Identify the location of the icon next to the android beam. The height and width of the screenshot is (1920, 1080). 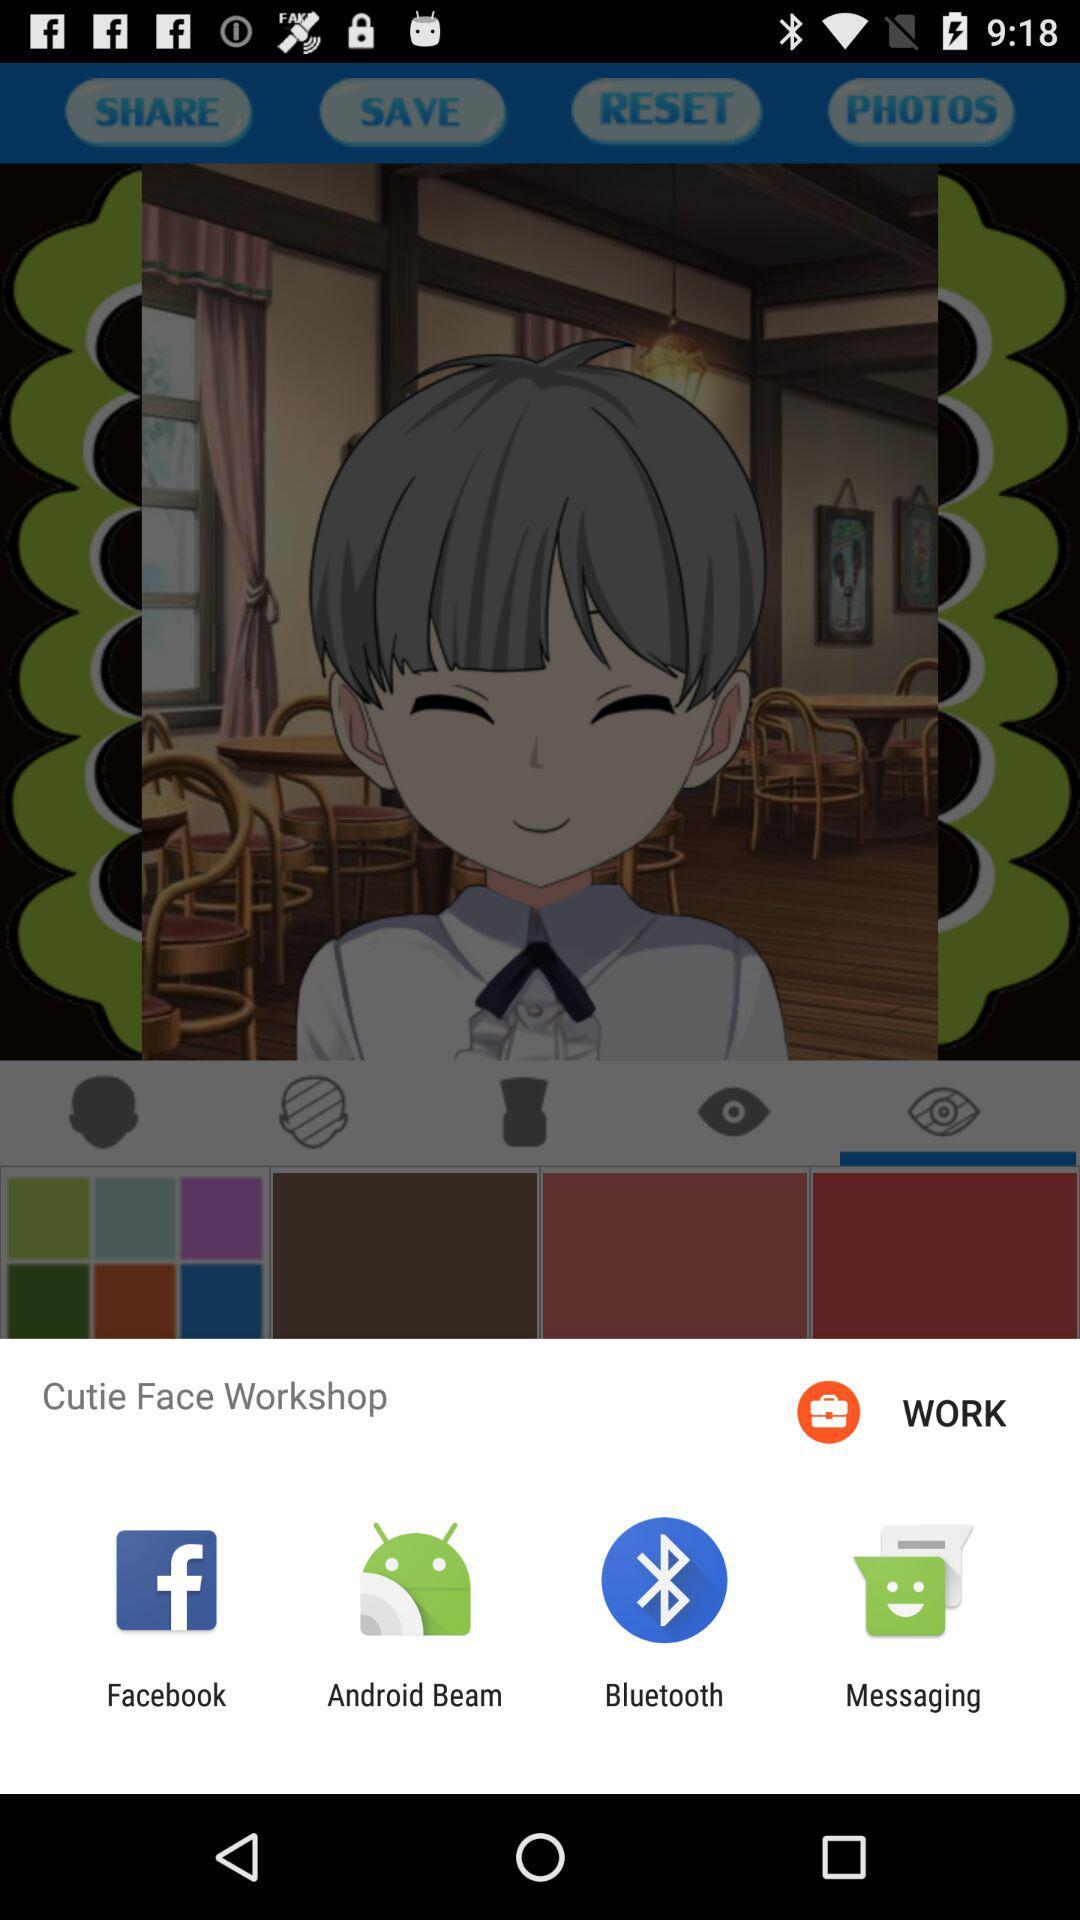
(664, 1711).